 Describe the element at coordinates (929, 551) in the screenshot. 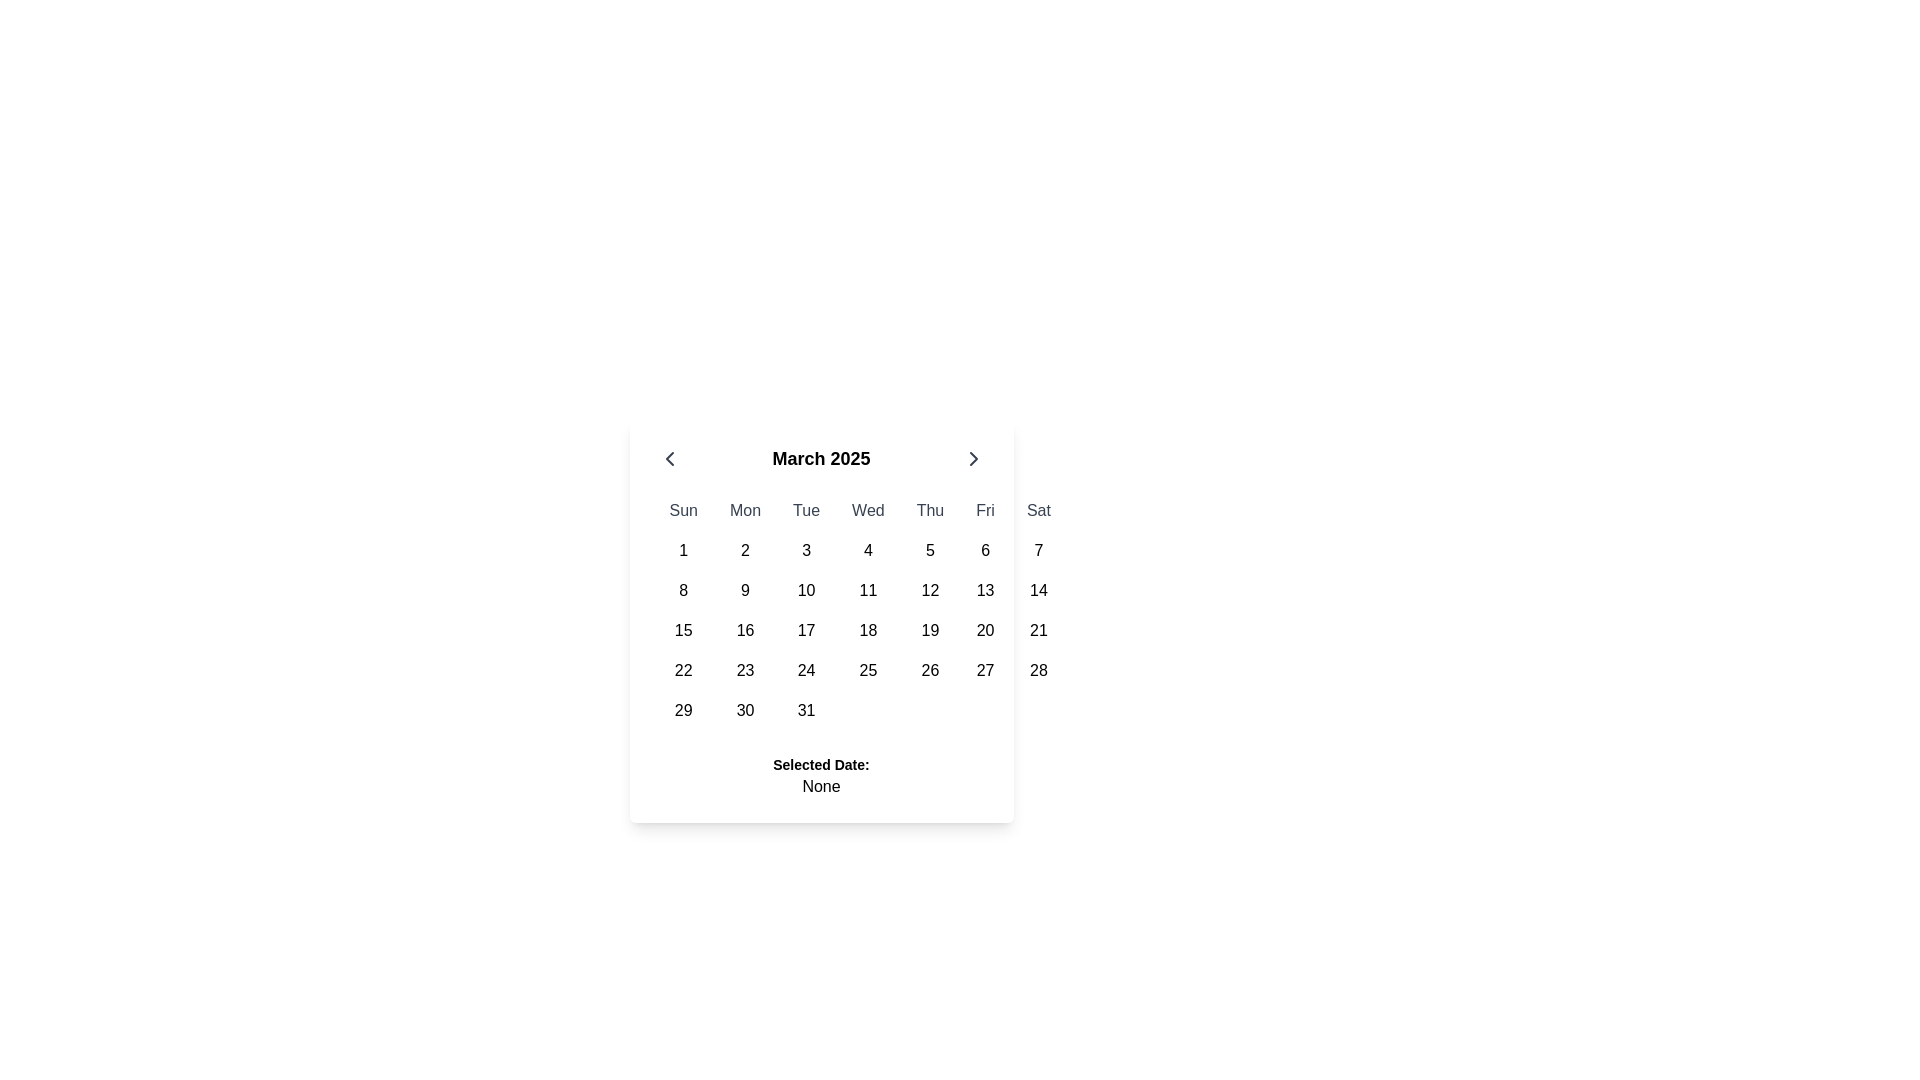

I see `the rectangular button with a white background and black text displaying the number '5'` at that location.